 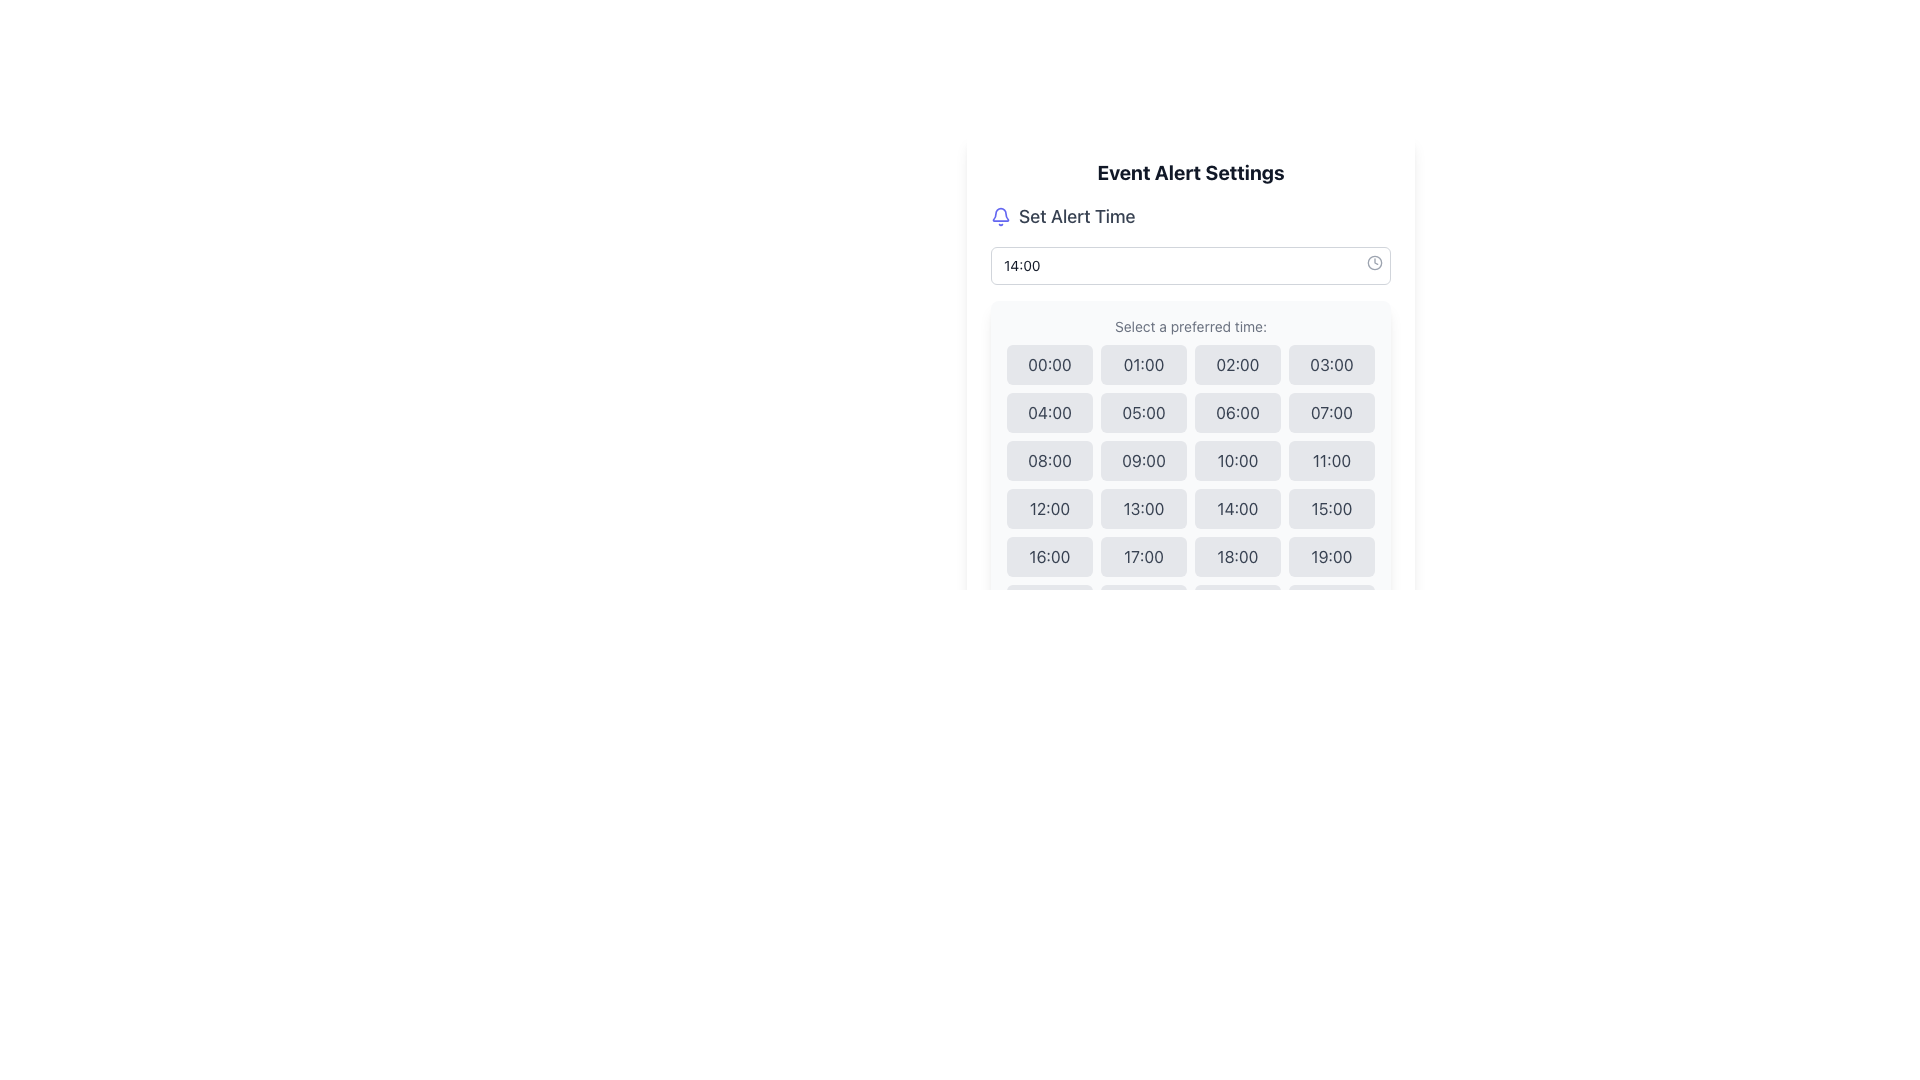 I want to click on the rectangular button labeled '07:00' with a light gray background, so click(x=1331, y=411).